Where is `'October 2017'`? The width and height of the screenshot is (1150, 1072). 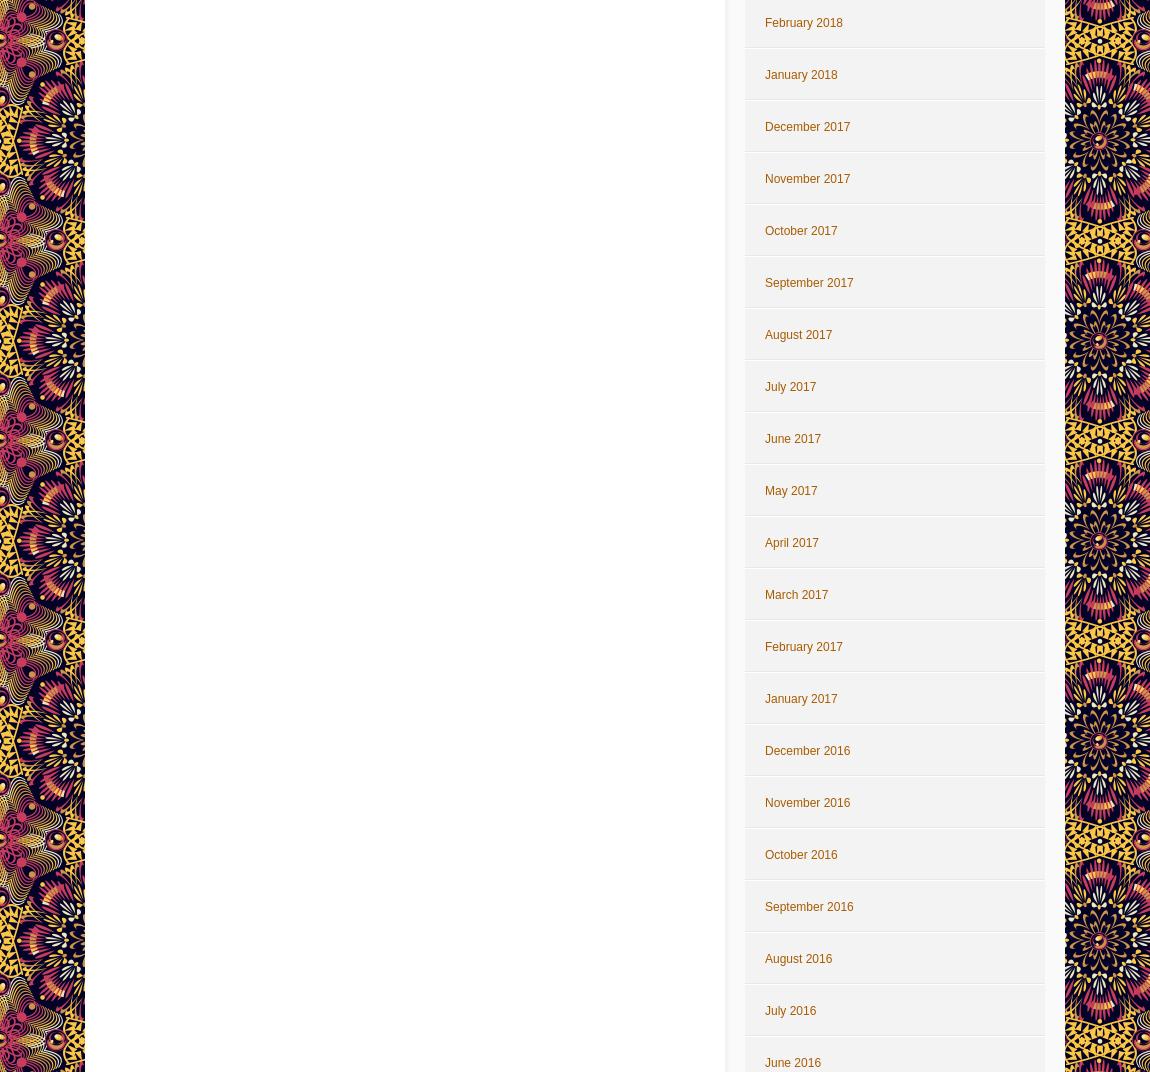 'October 2017' is located at coordinates (799, 231).